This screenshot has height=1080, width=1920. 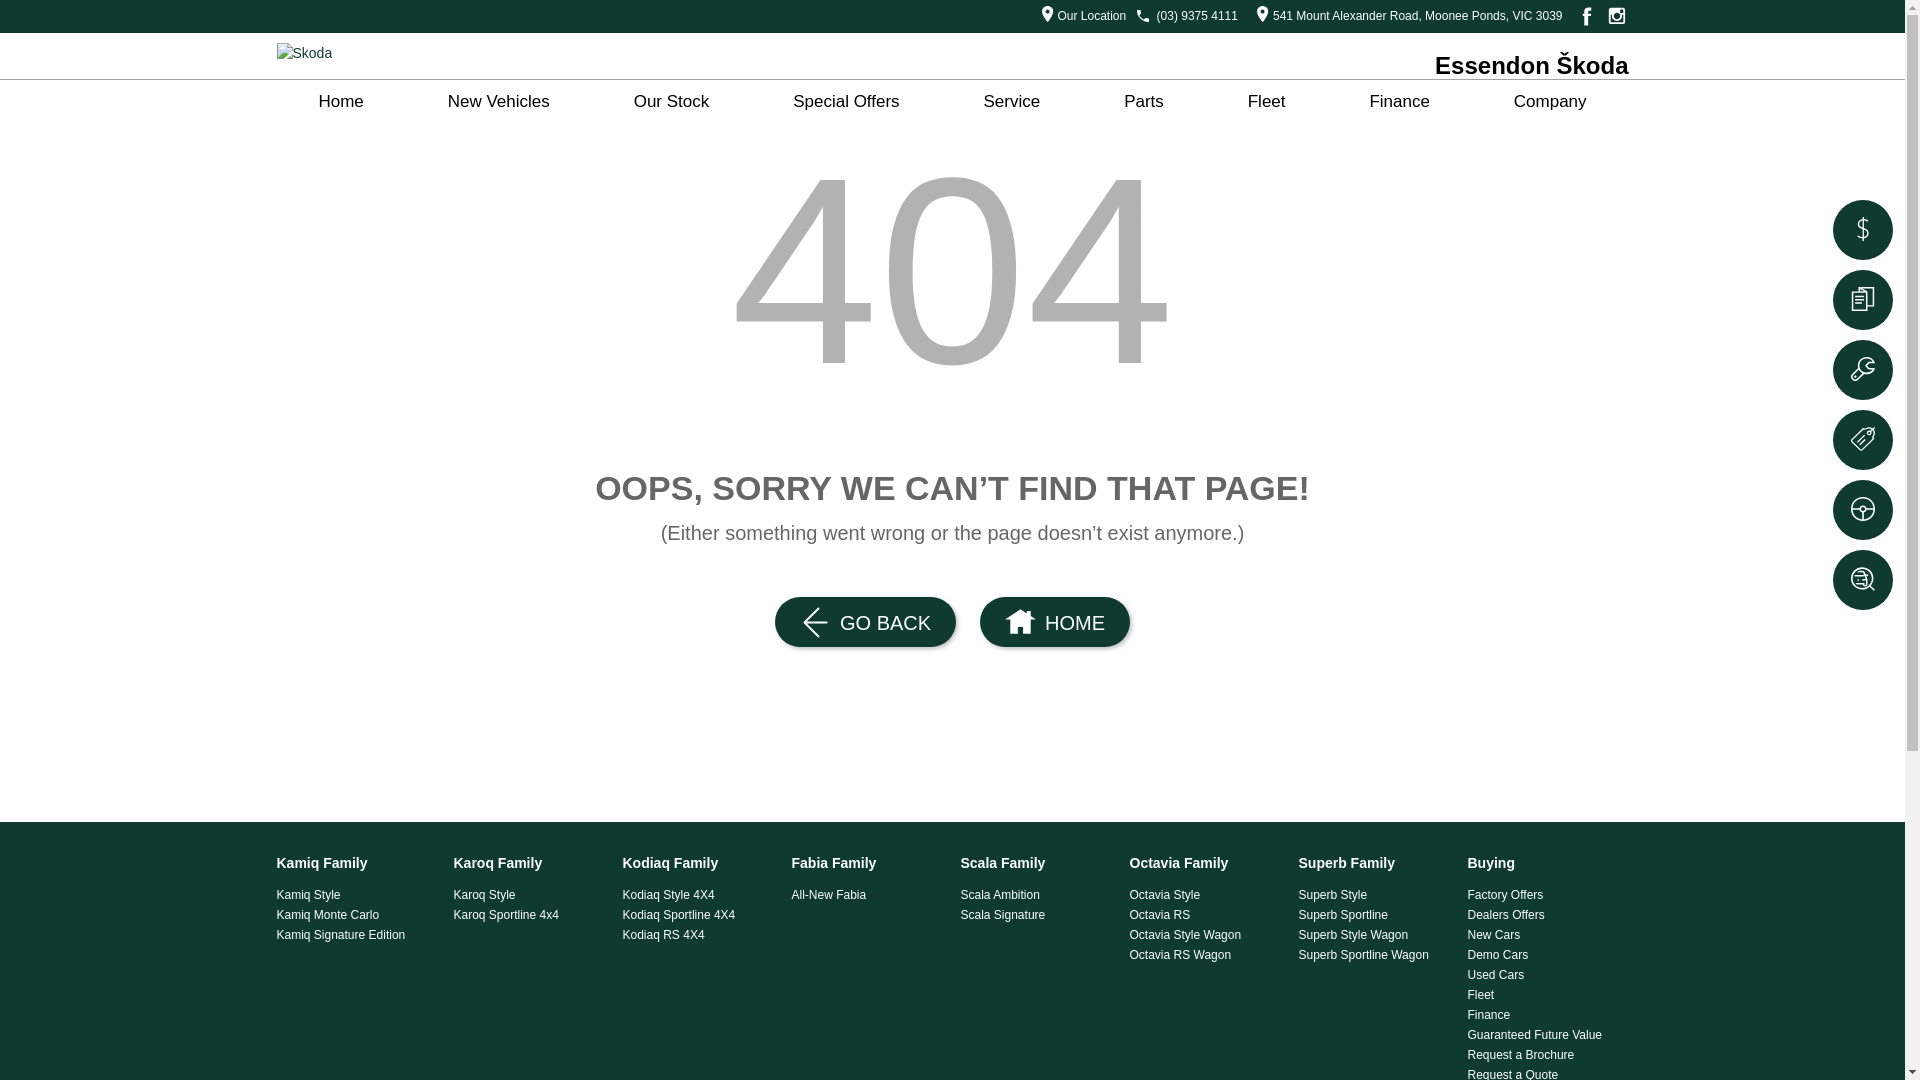 I want to click on 'Demo Cars', so click(x=1468, y=954).